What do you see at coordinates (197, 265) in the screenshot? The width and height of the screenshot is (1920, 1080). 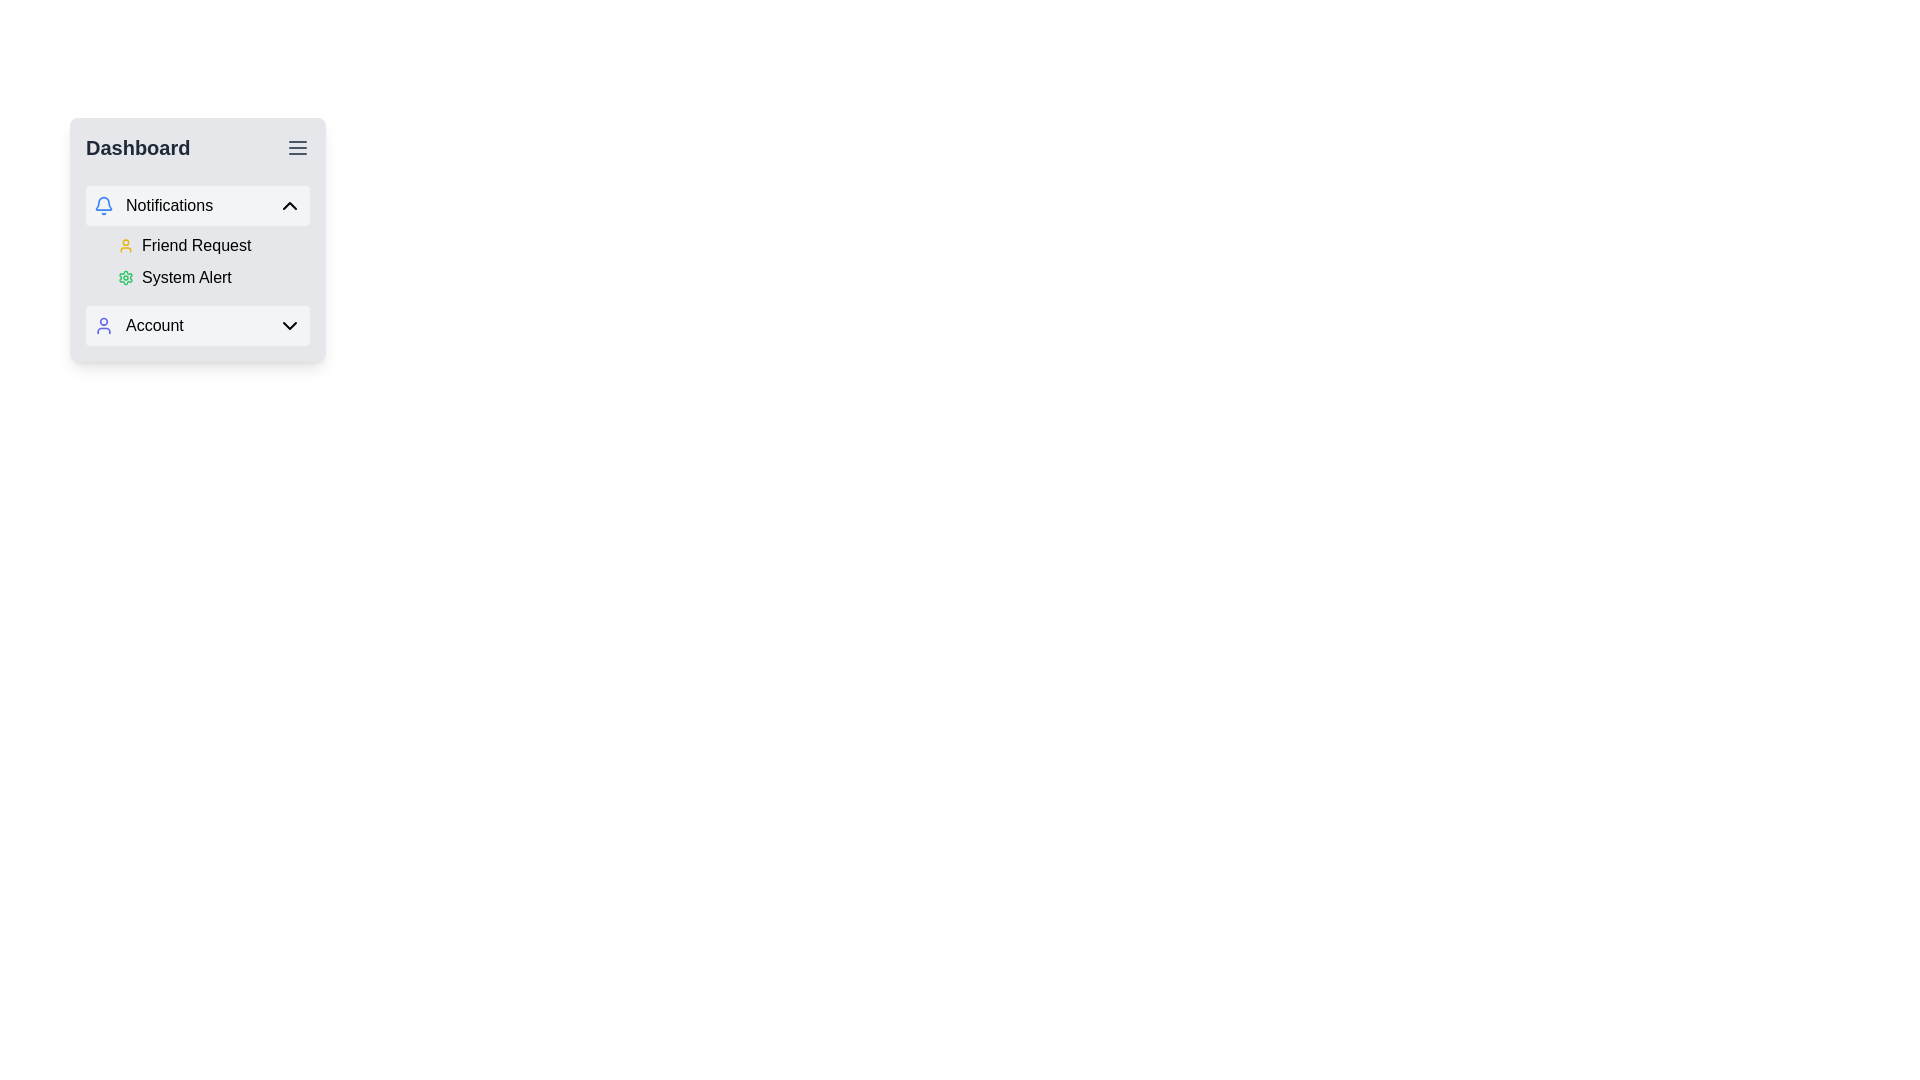 I see `the notification items in the Menu section` at bounding box center [197, 265].